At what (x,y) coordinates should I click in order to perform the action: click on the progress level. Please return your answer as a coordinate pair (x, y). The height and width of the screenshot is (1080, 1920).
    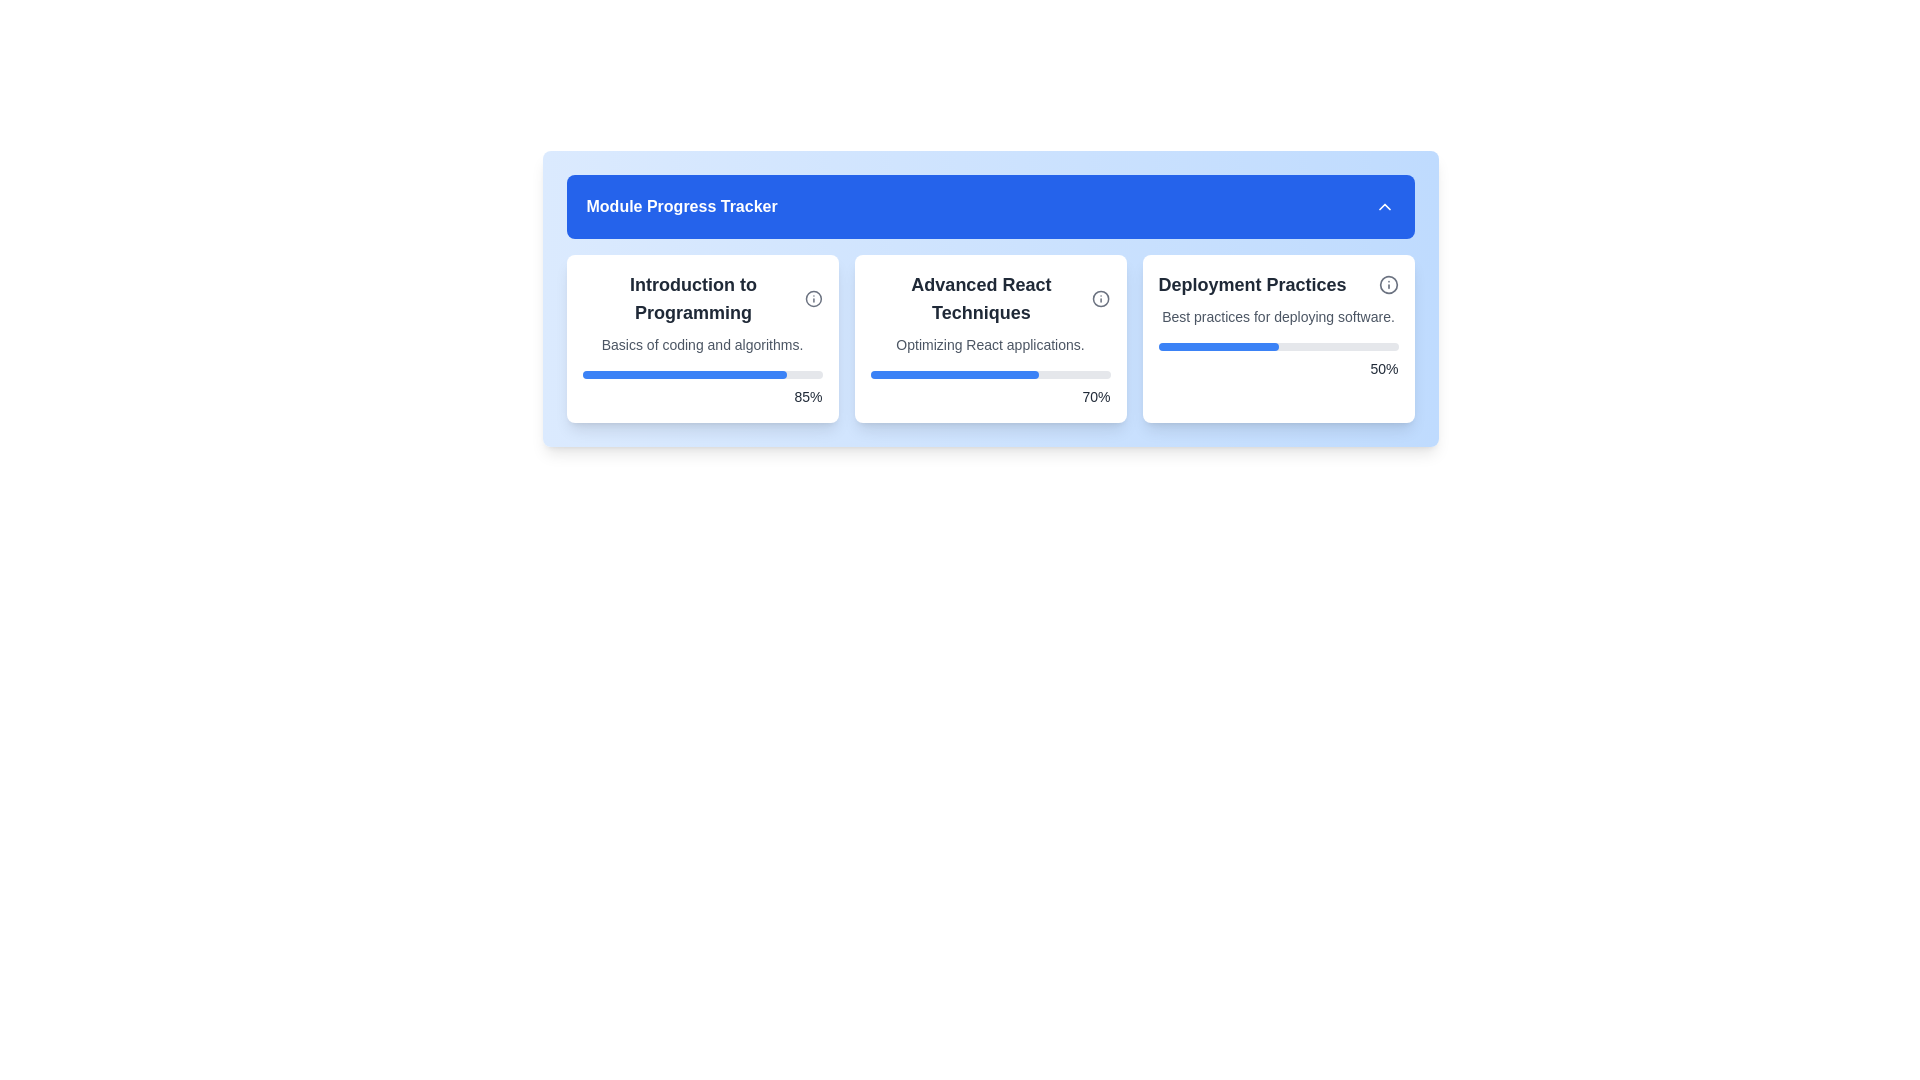
    Looking at the image, I should click on (1165, 346).